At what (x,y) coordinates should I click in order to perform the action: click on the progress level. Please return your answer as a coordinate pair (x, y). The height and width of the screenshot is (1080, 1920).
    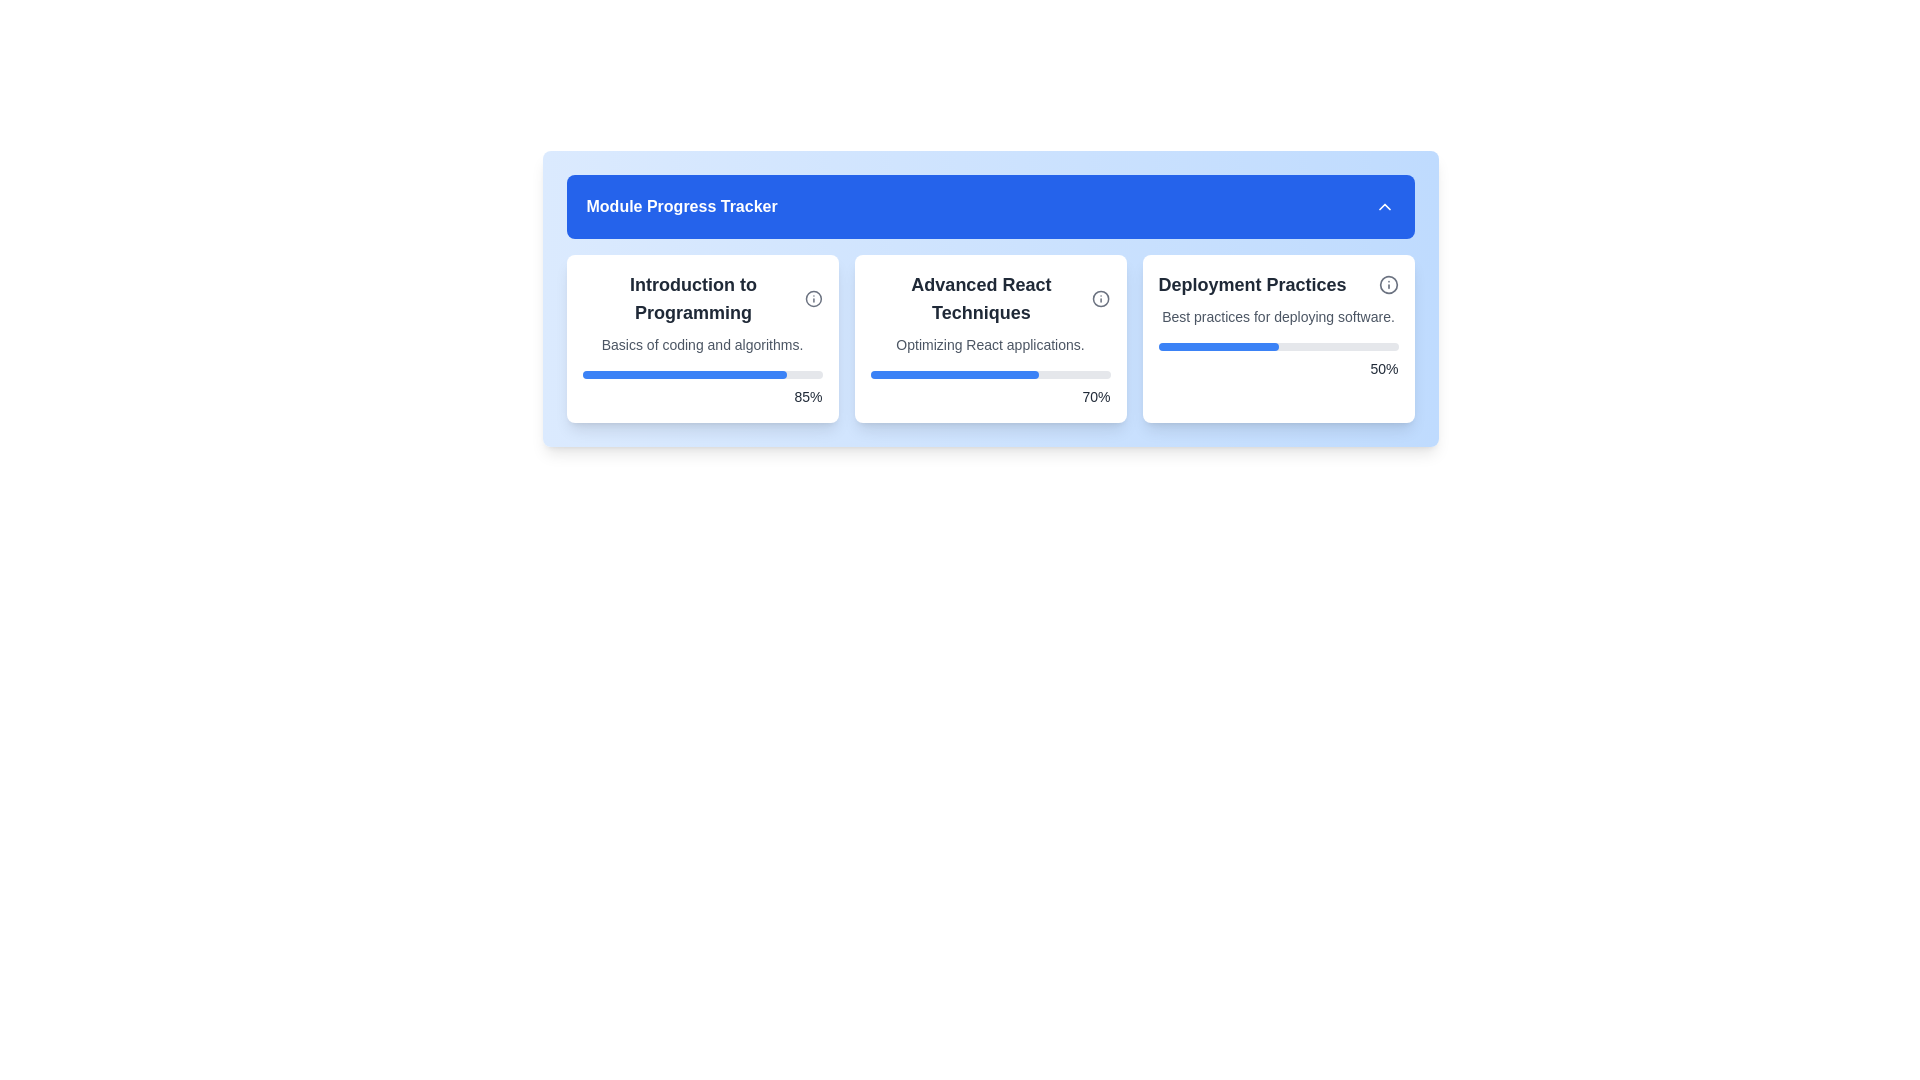
    Looking at the image, I should click on (1165, 346).